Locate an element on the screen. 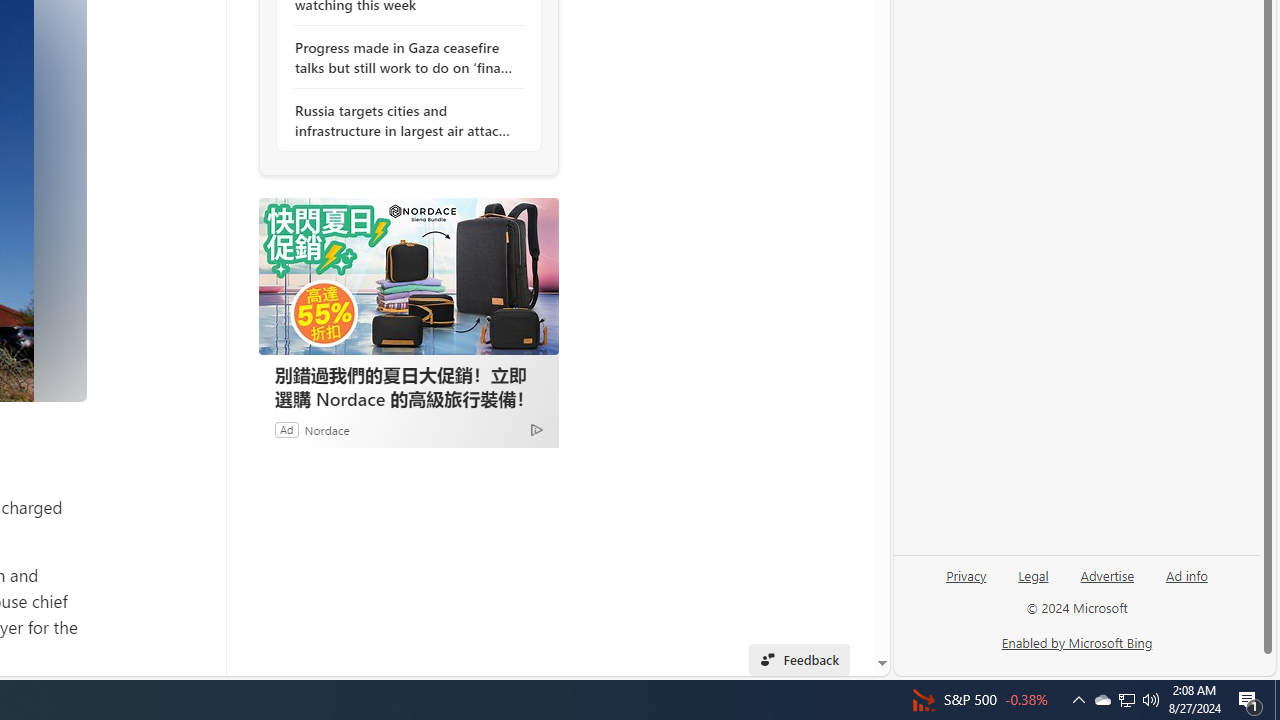 This screenshot has height=720, width=1280. 'Privacy' is located at coordinates (967, 583).